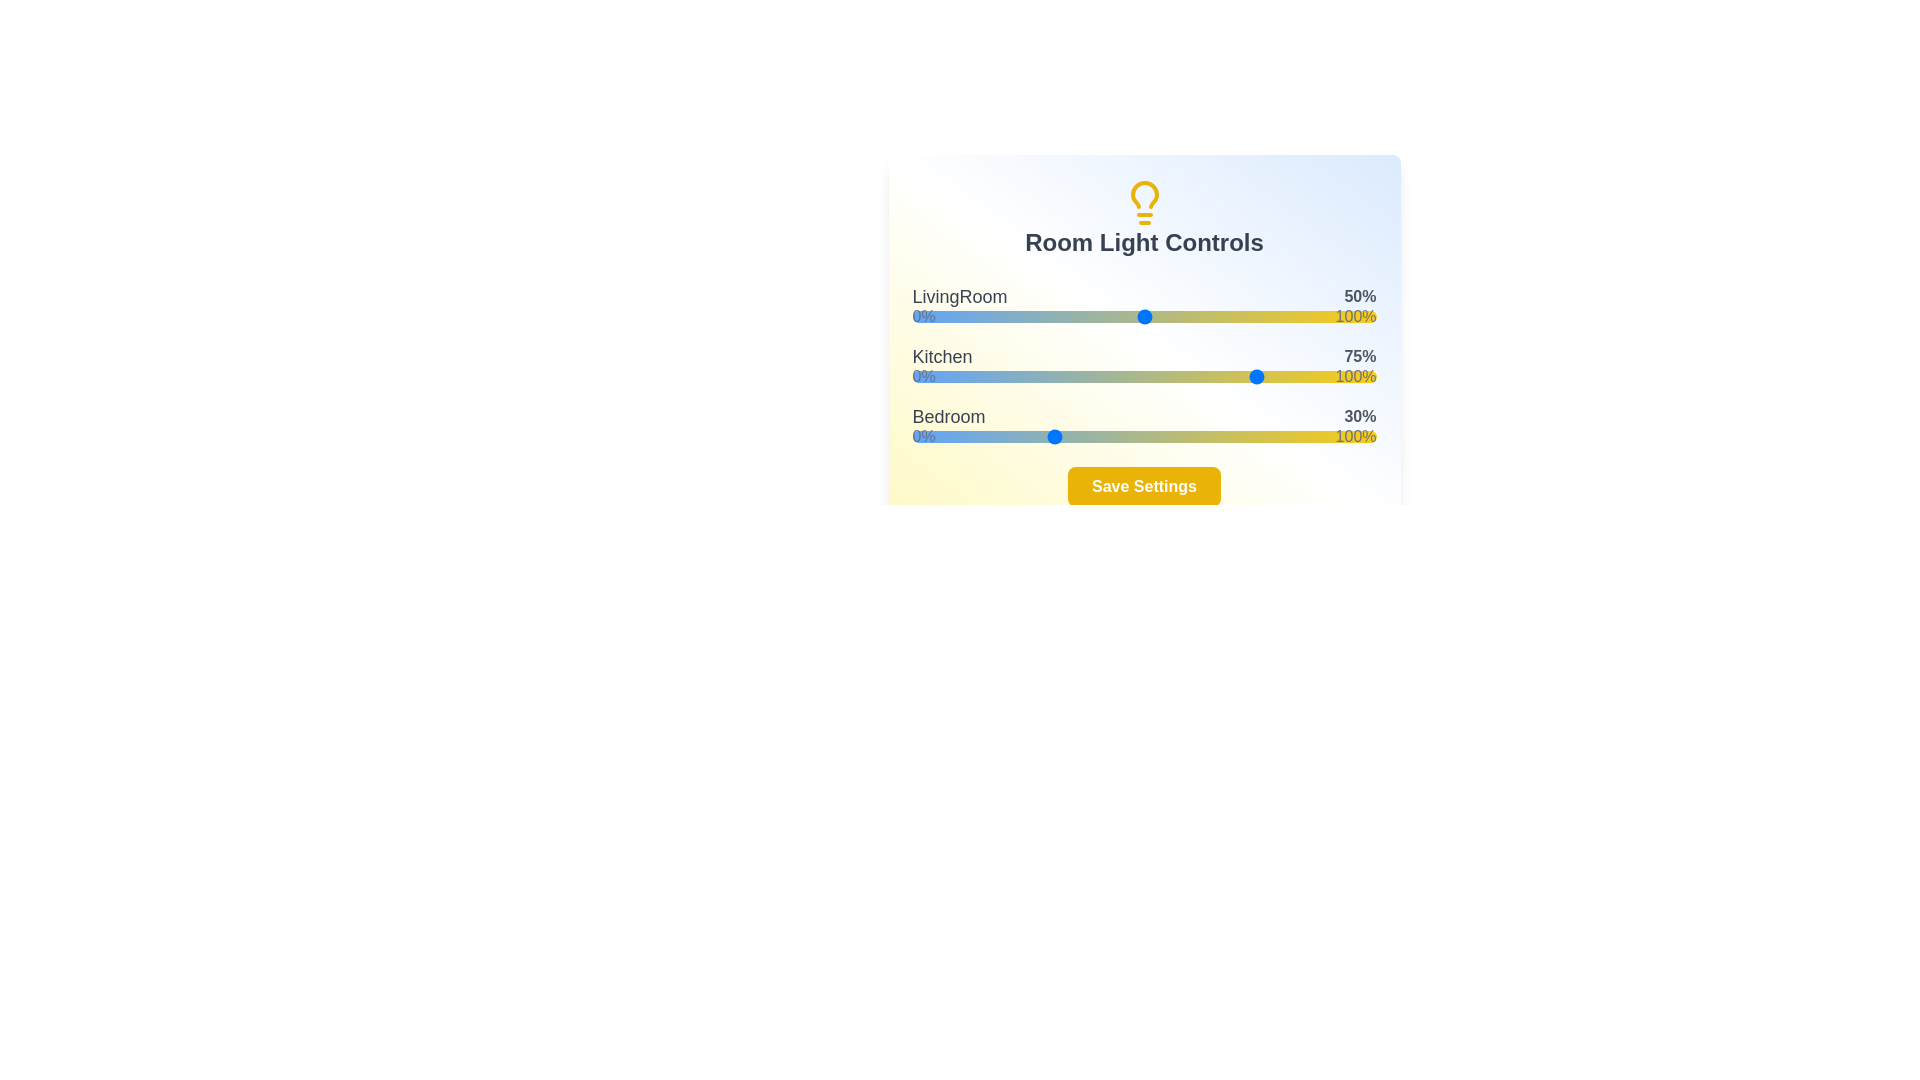 The image size is (1920, 1080). Describe the element at coordinates (1144, 203) in the screenshot. I see `the lightbulb icon in the header section` at that location.